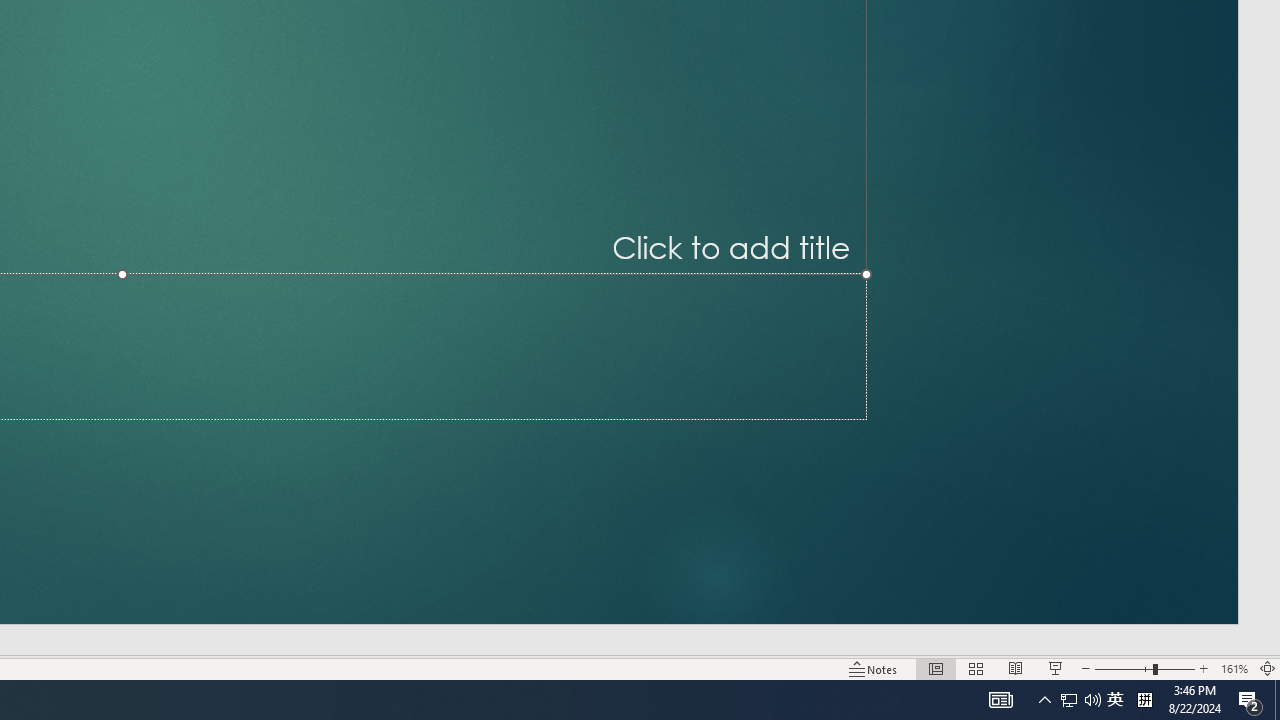 The height and width of the screenshot is (720, 1280). Describe the element at coordinates (1233, 669) in the screenshot. I see `'Zoom 161%'` at that location.